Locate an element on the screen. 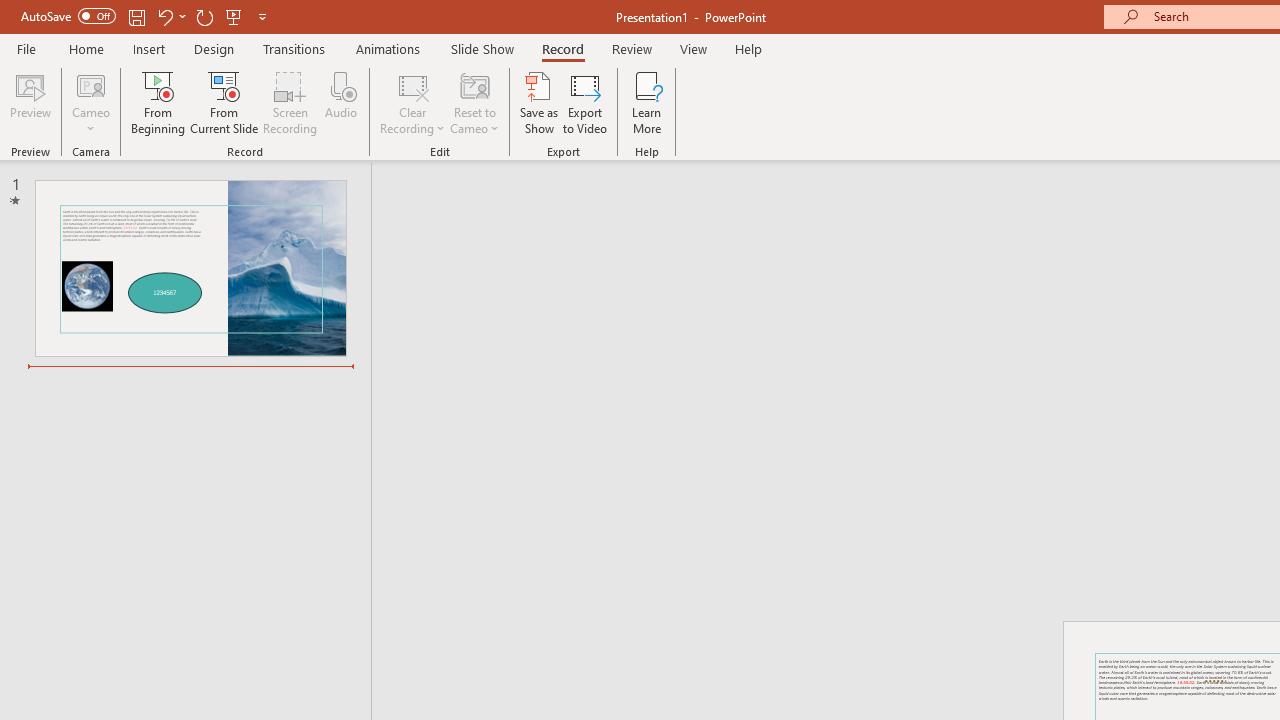 This screenshot has width=1280, height=720. 'Review' is located at coordinates (630, 48).